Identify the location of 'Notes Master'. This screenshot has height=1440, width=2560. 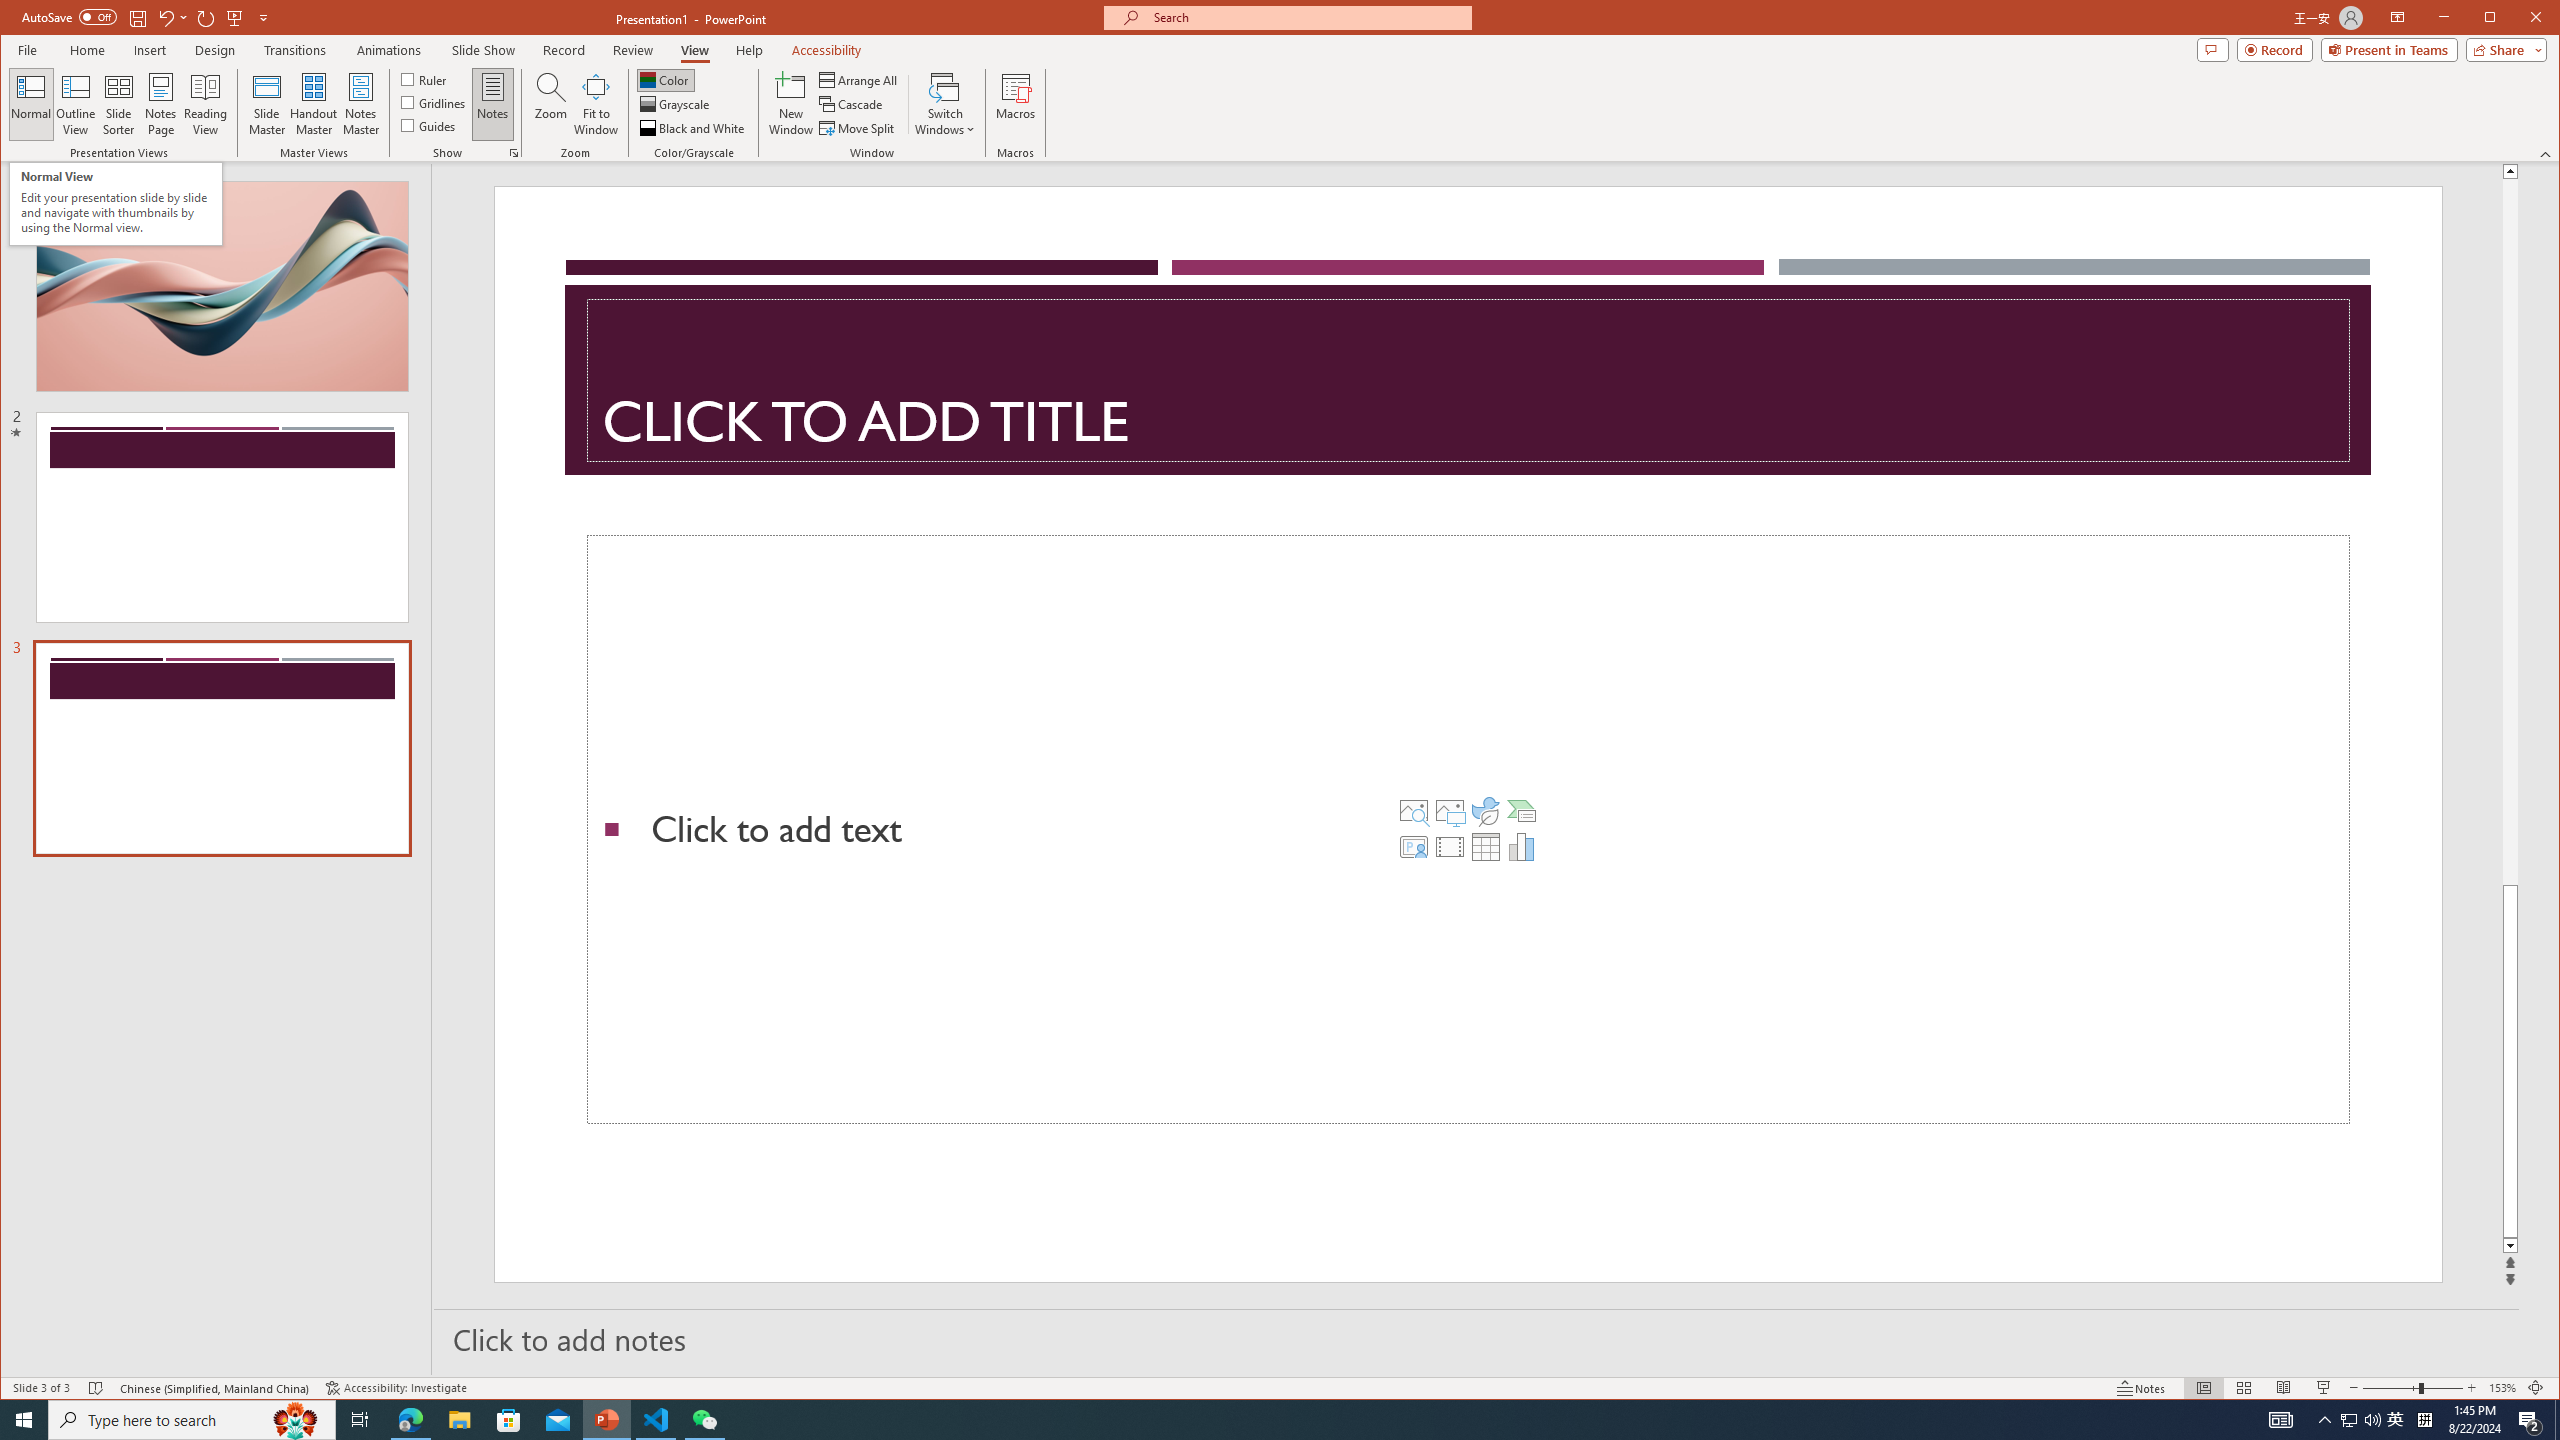
(359, 103).